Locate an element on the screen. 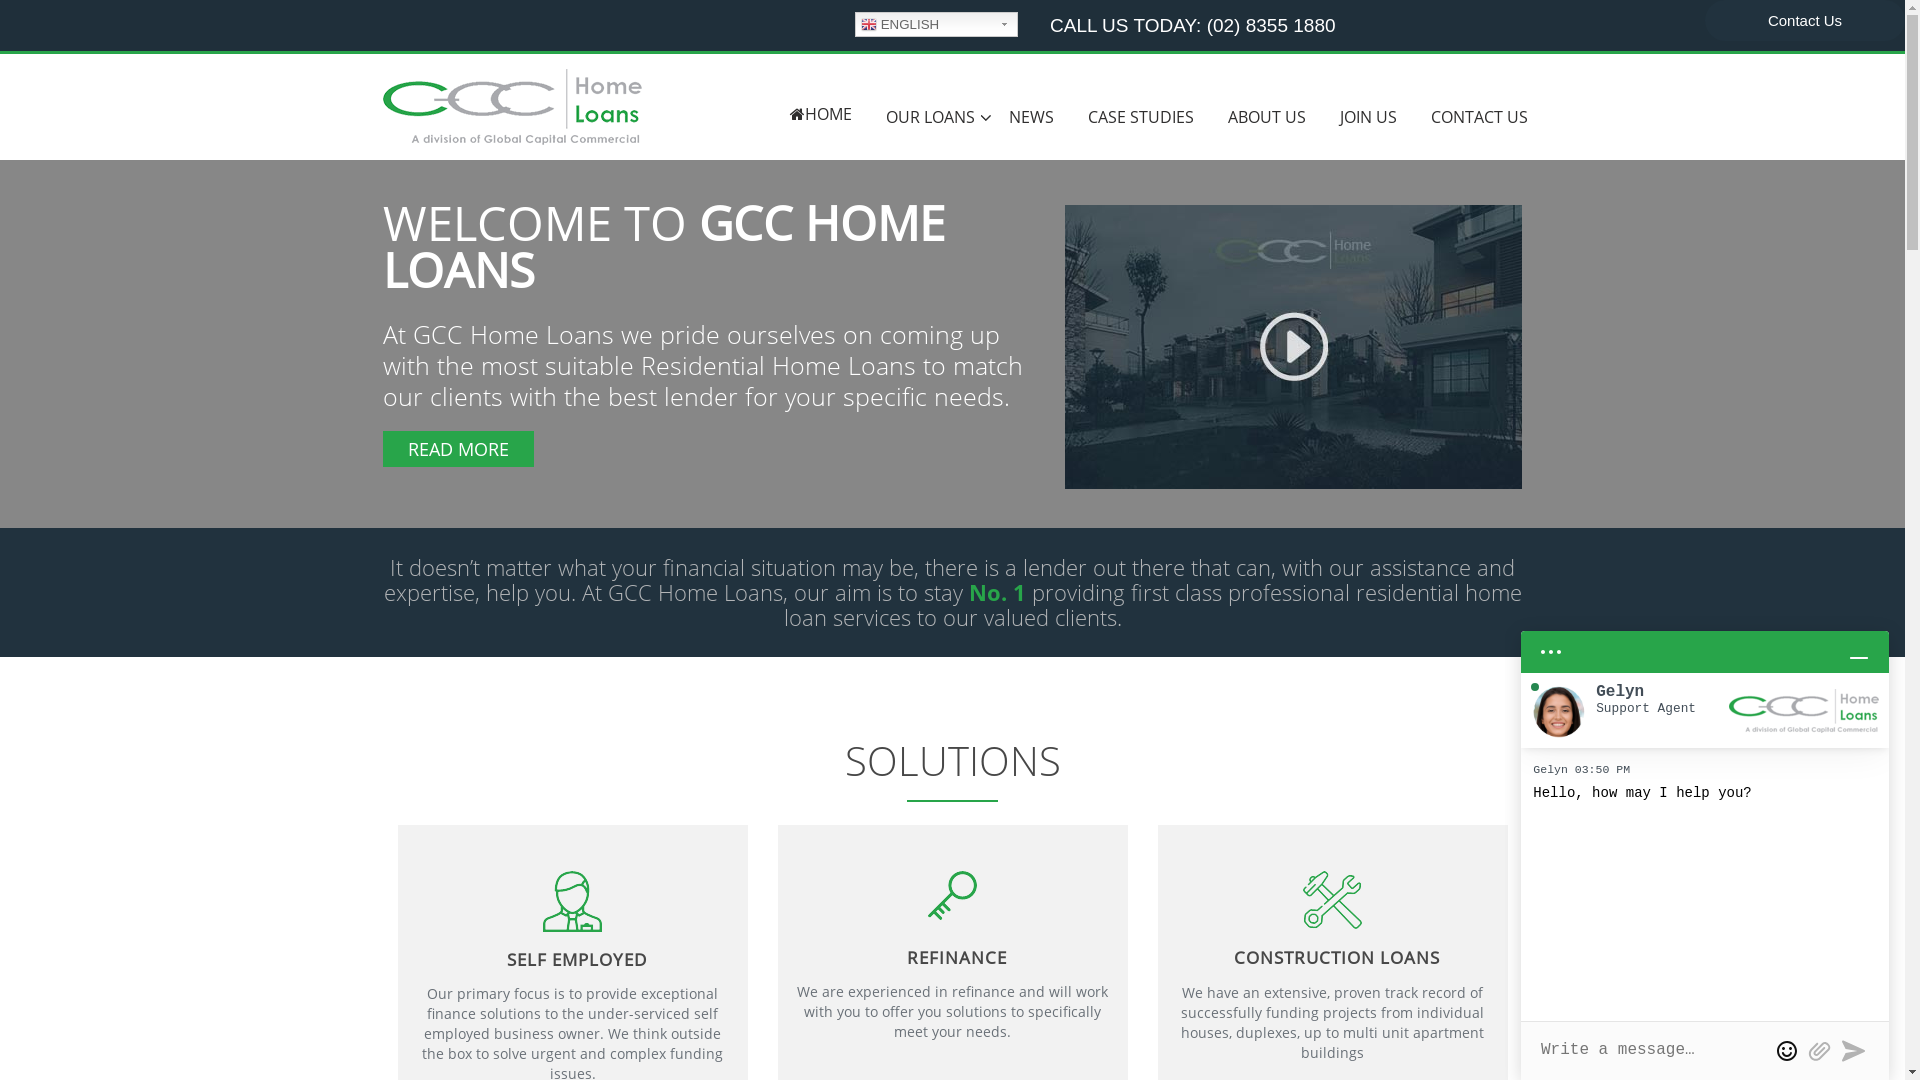 The image size is (1920, 1080). 'ENGLISH' is located at coordinates (935, 24).